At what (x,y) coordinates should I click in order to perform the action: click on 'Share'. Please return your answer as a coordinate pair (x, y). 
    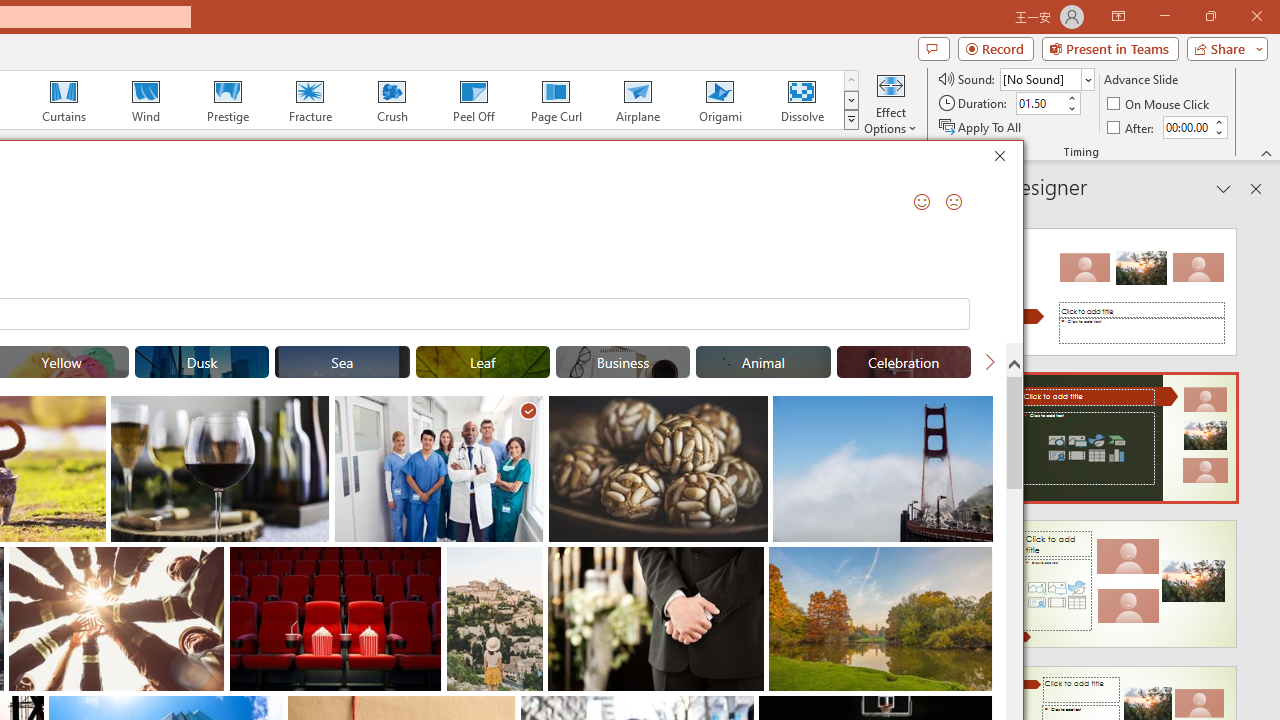
    Looking at the image, I should click on (1222, 47).